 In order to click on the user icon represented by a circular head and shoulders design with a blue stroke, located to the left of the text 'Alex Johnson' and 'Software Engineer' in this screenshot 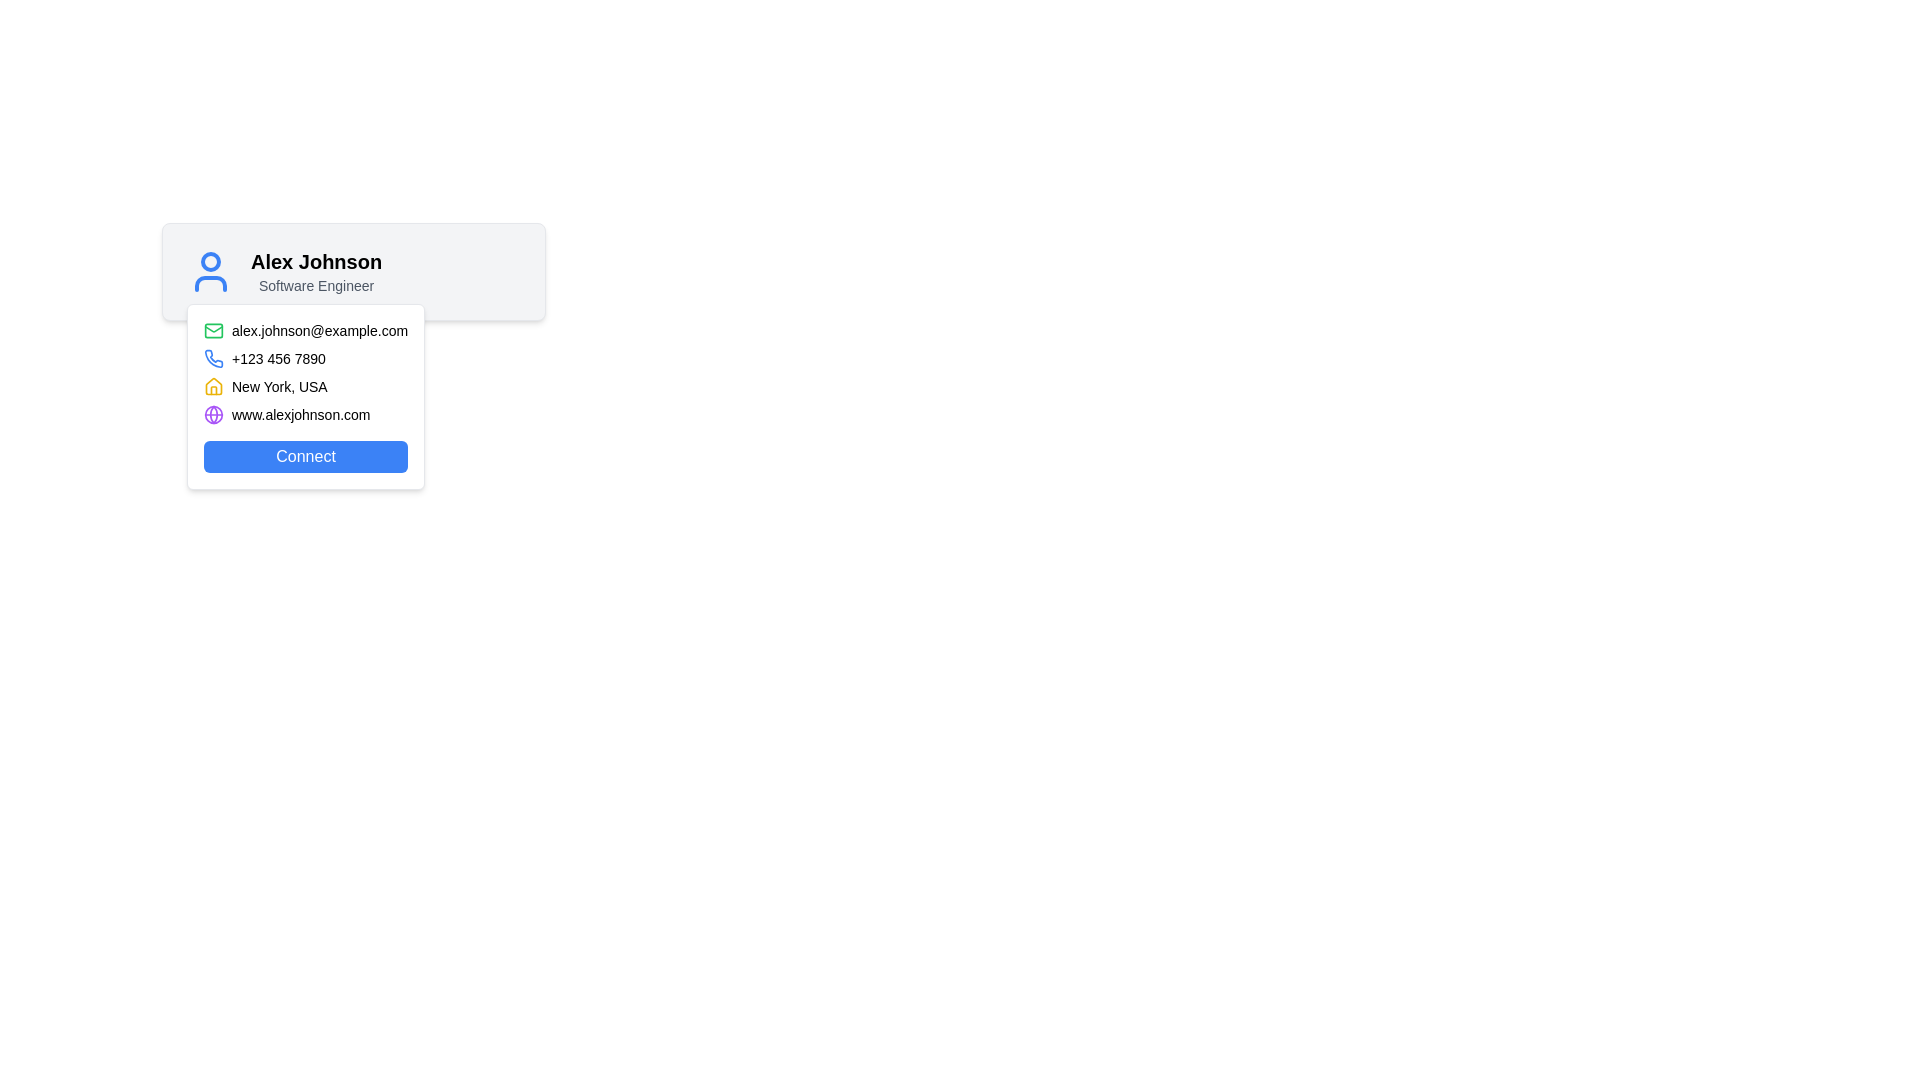, I will do `click(211, 272)`.